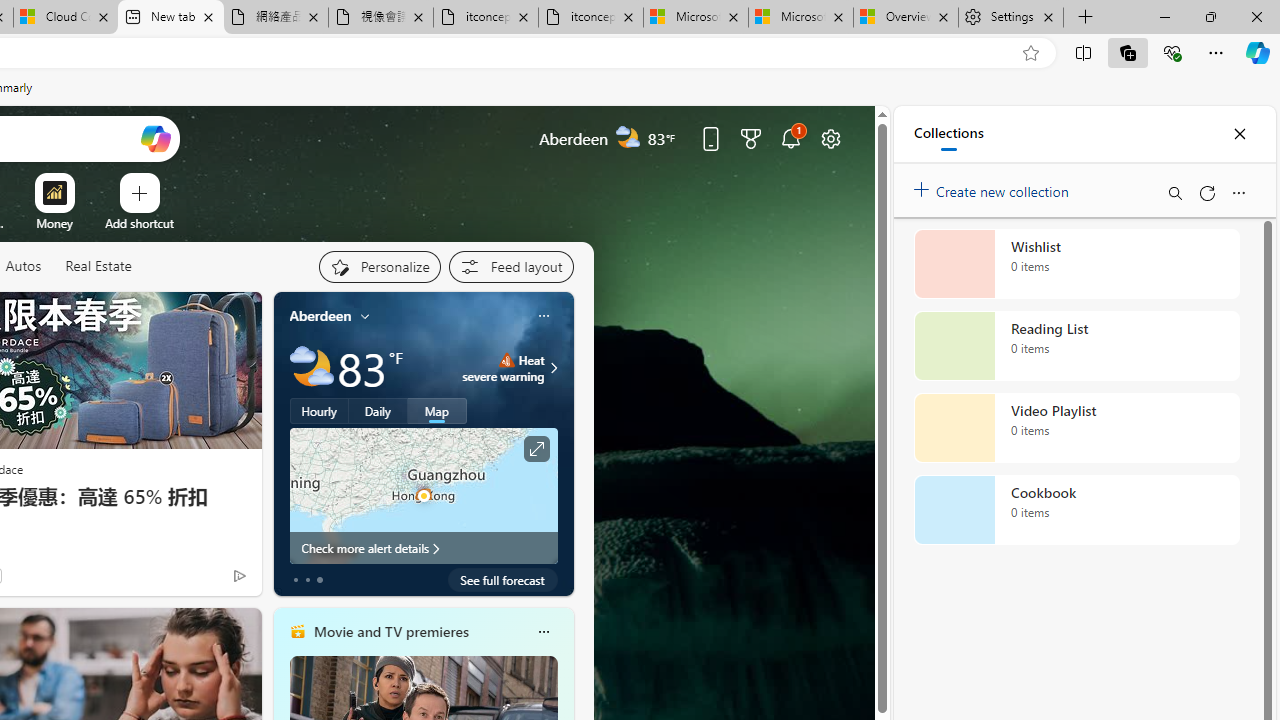 The height and width of the screenshot is (720, 1280). What do you see at coordinates (904, 17) in the screenshot?
I see `'Overview'` at bounding box center [904, 17].